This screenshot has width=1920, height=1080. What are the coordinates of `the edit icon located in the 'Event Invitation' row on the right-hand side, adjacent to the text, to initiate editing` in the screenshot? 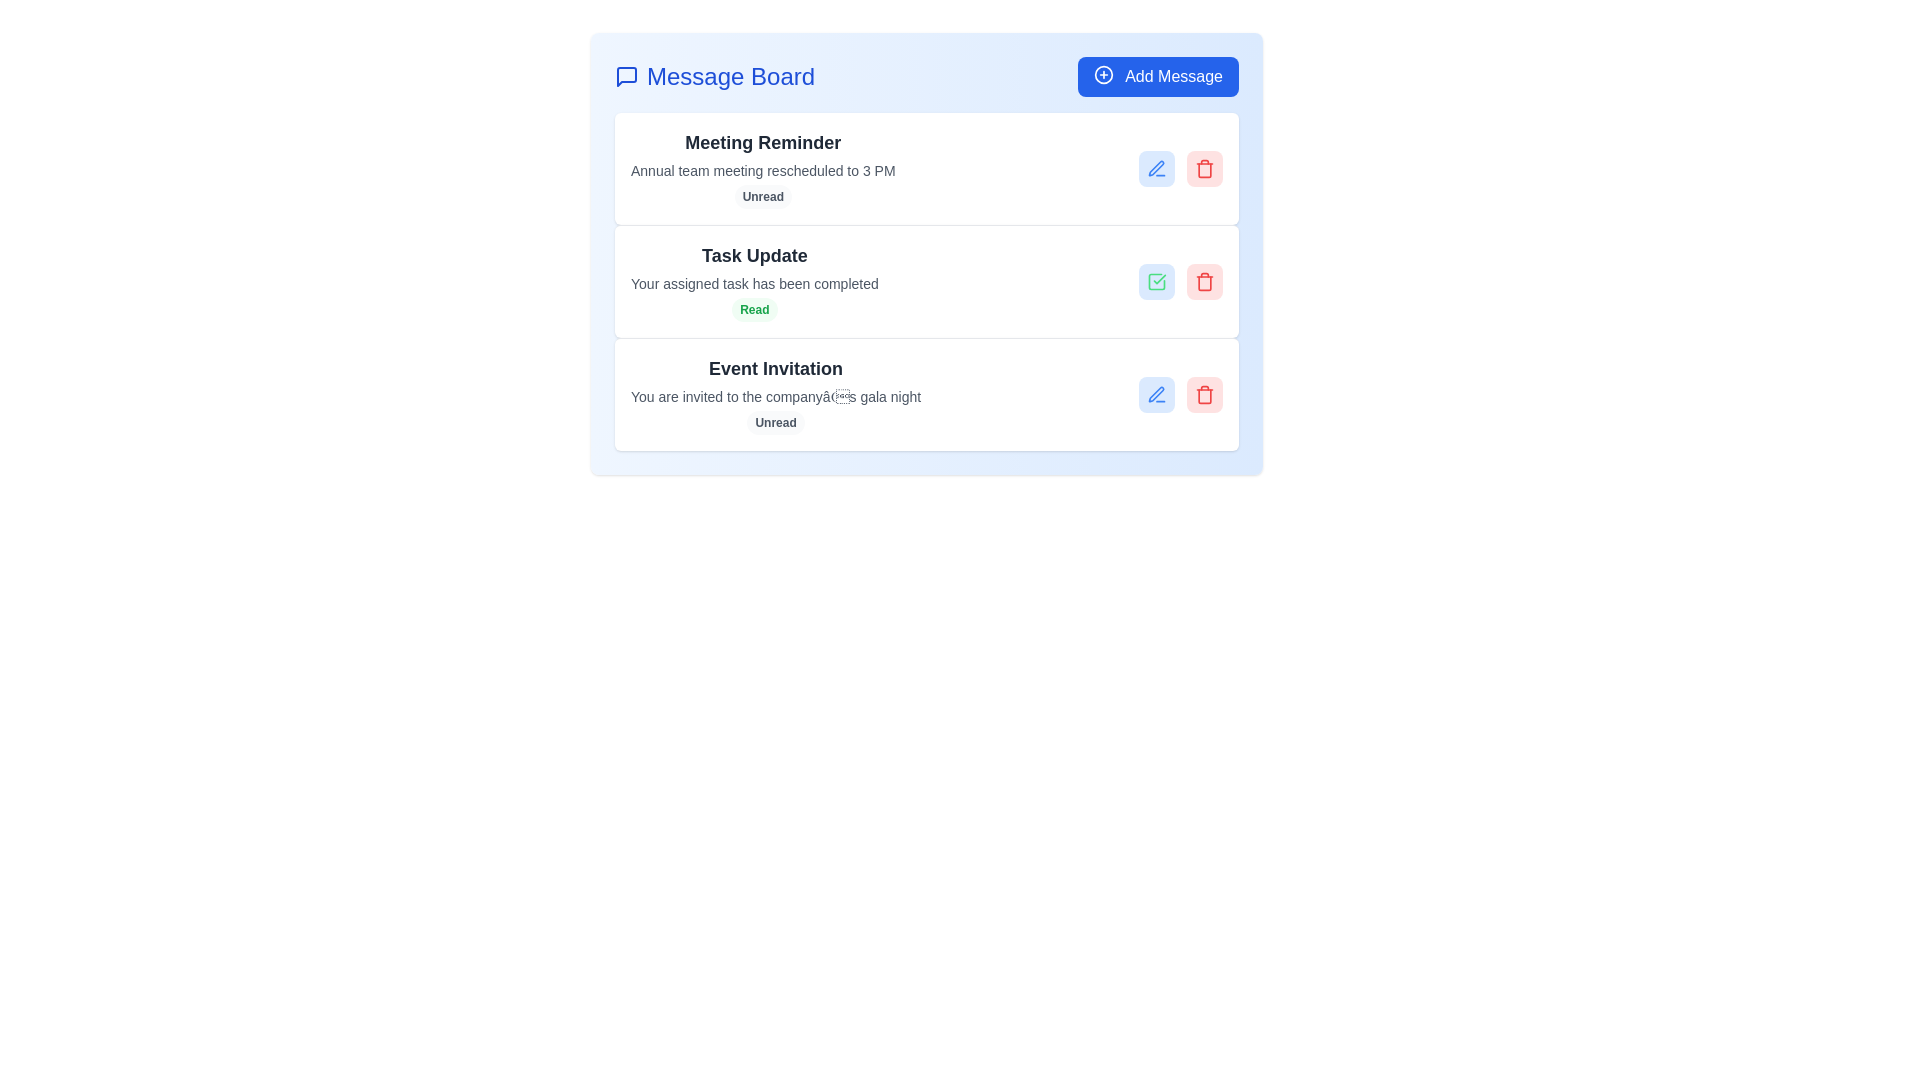 It's located at (1156, 394).